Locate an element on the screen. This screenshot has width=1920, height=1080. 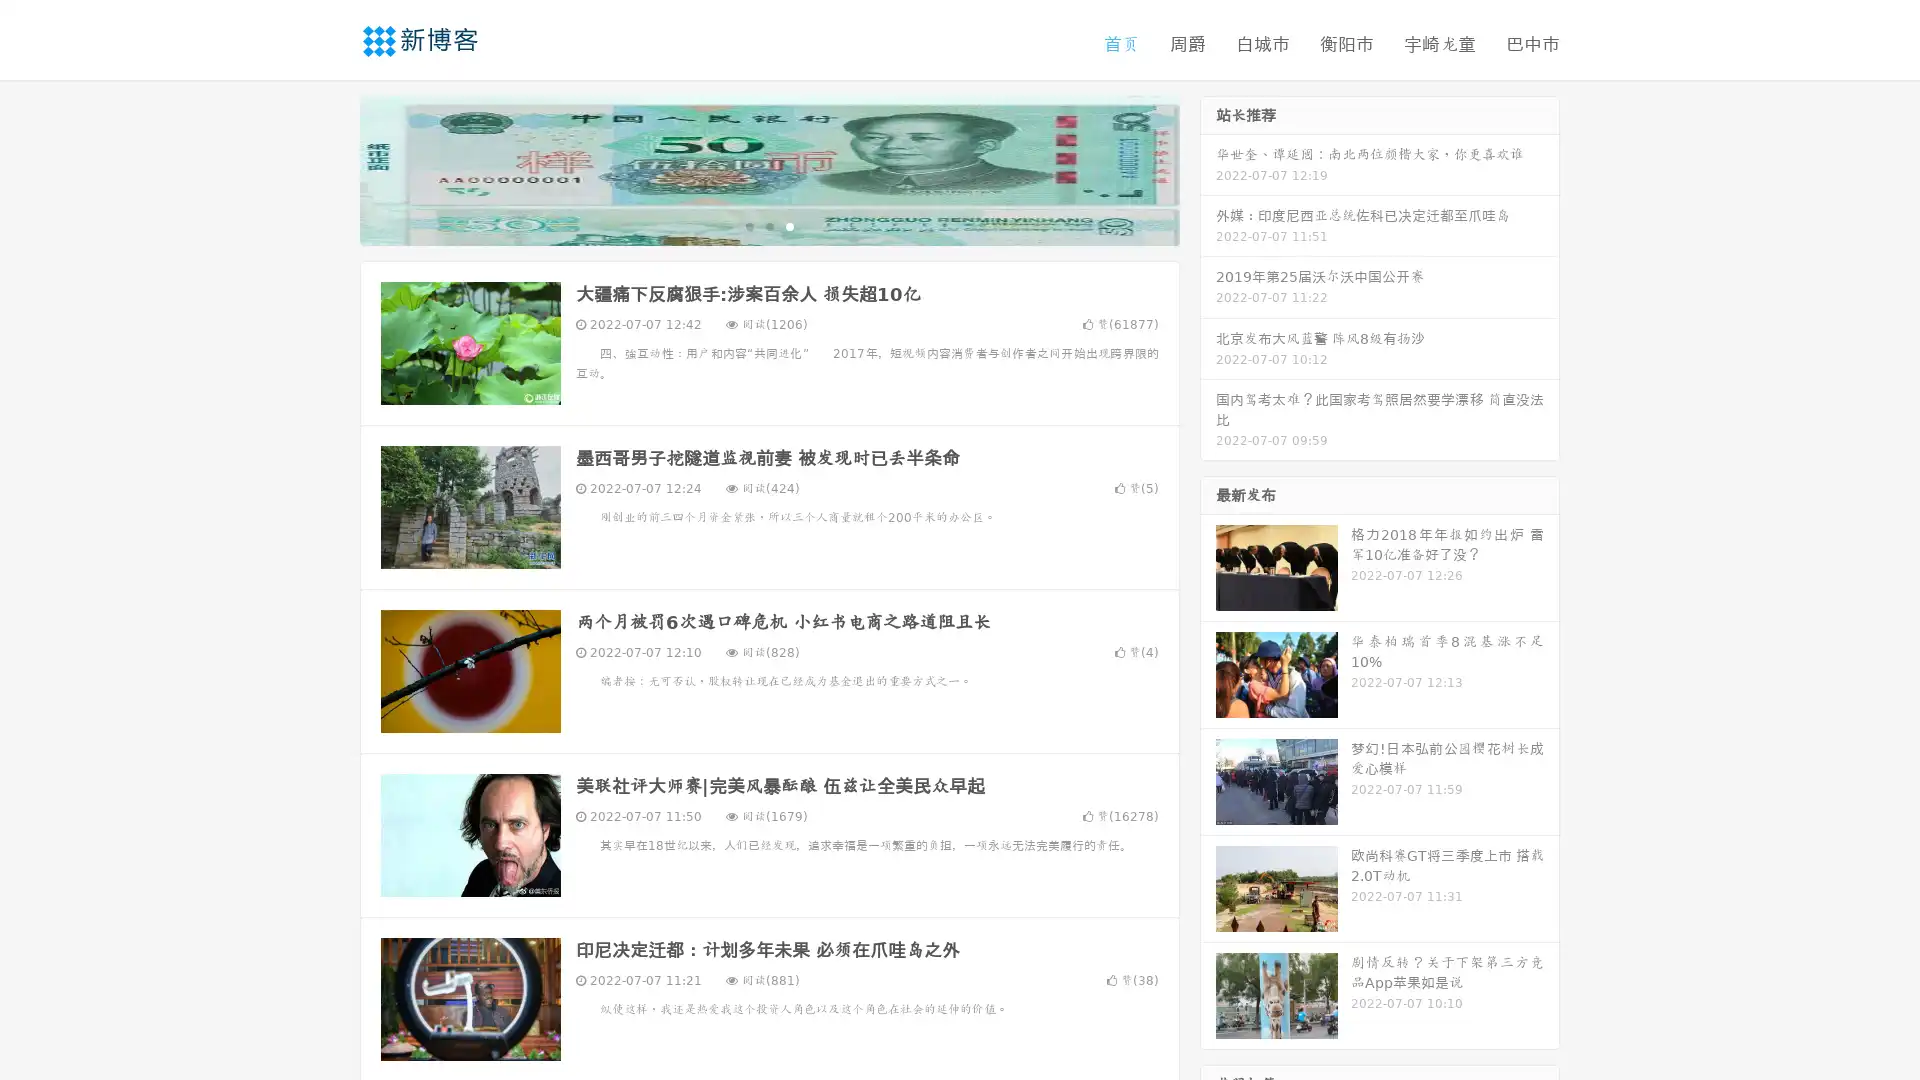
Go to slide 1 is located at coordinates (748, 225).